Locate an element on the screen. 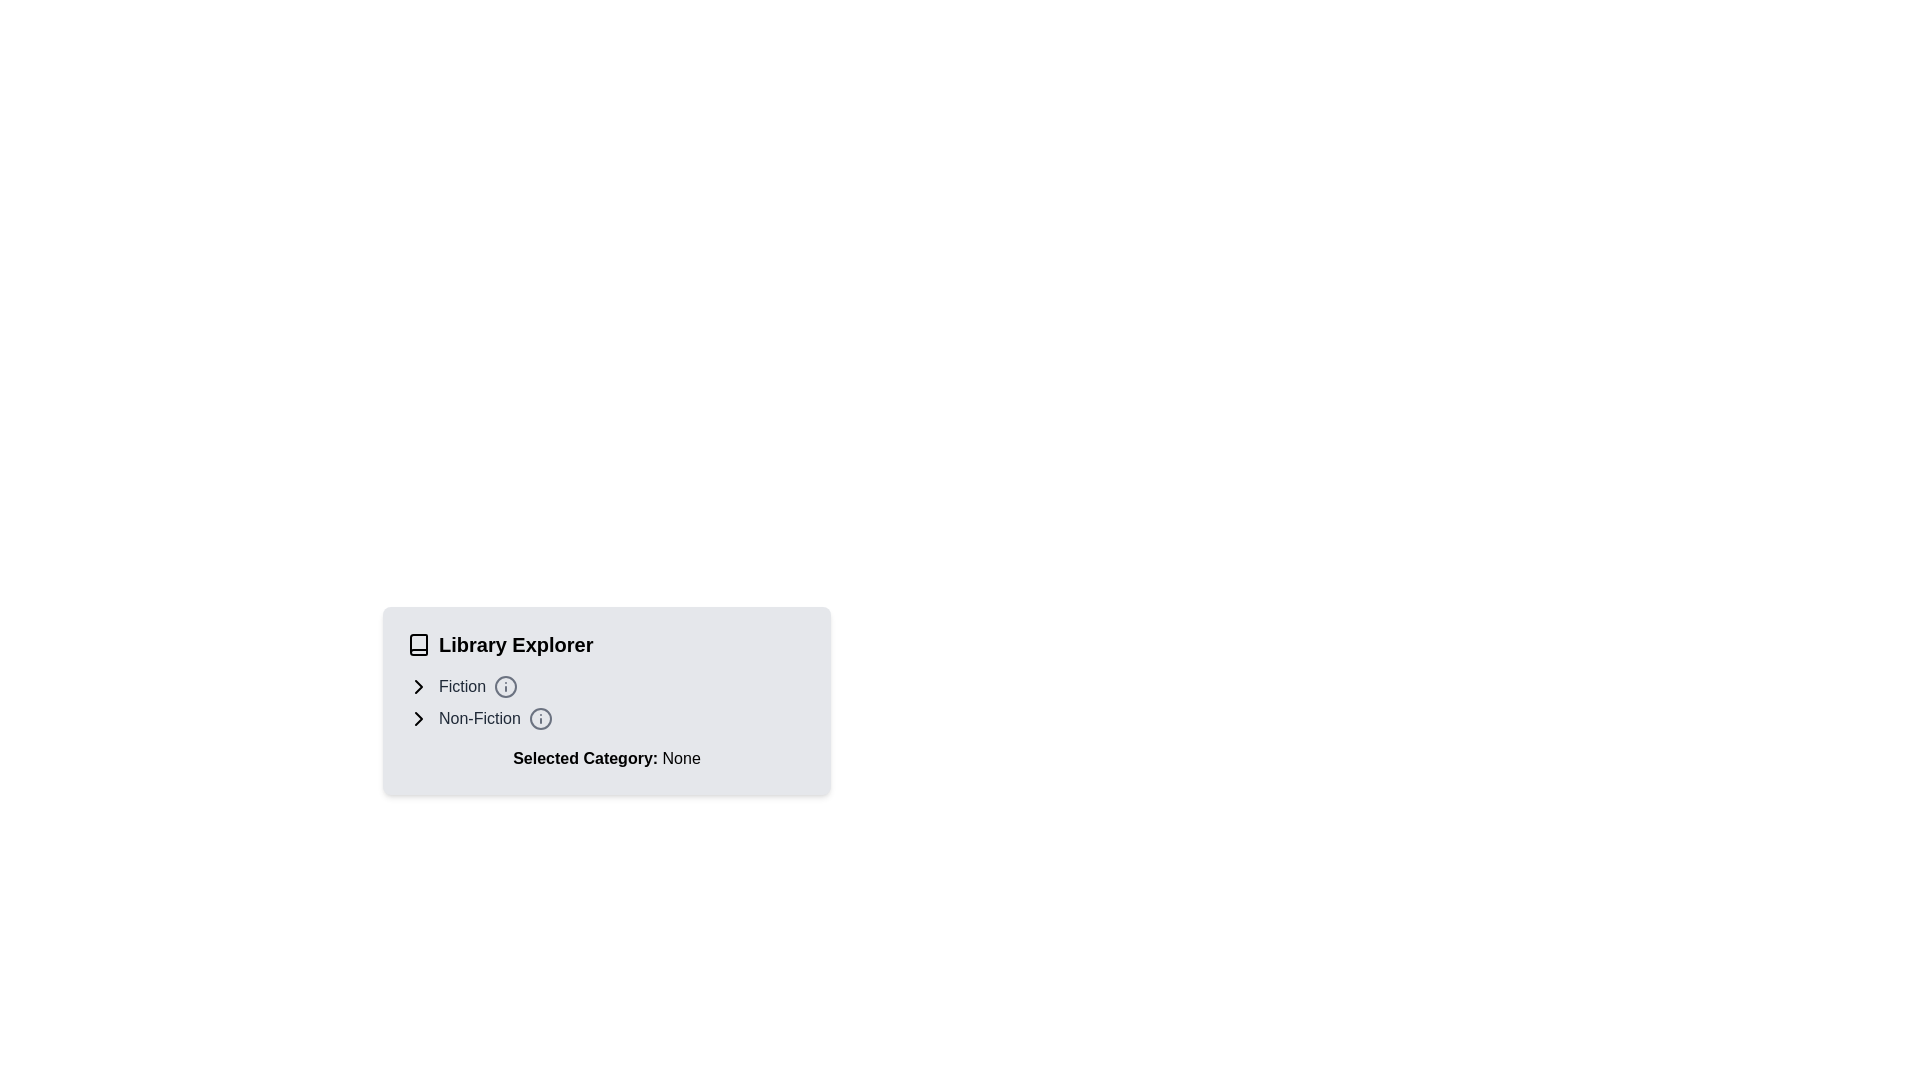 Image resolution: width=1920 pixels, height=1080 pixels. the second text label in the Library Explorer section that denotes the 'Non-Fiction' category, located below the 'Fiction' entry is located at coordinates (480, 717).